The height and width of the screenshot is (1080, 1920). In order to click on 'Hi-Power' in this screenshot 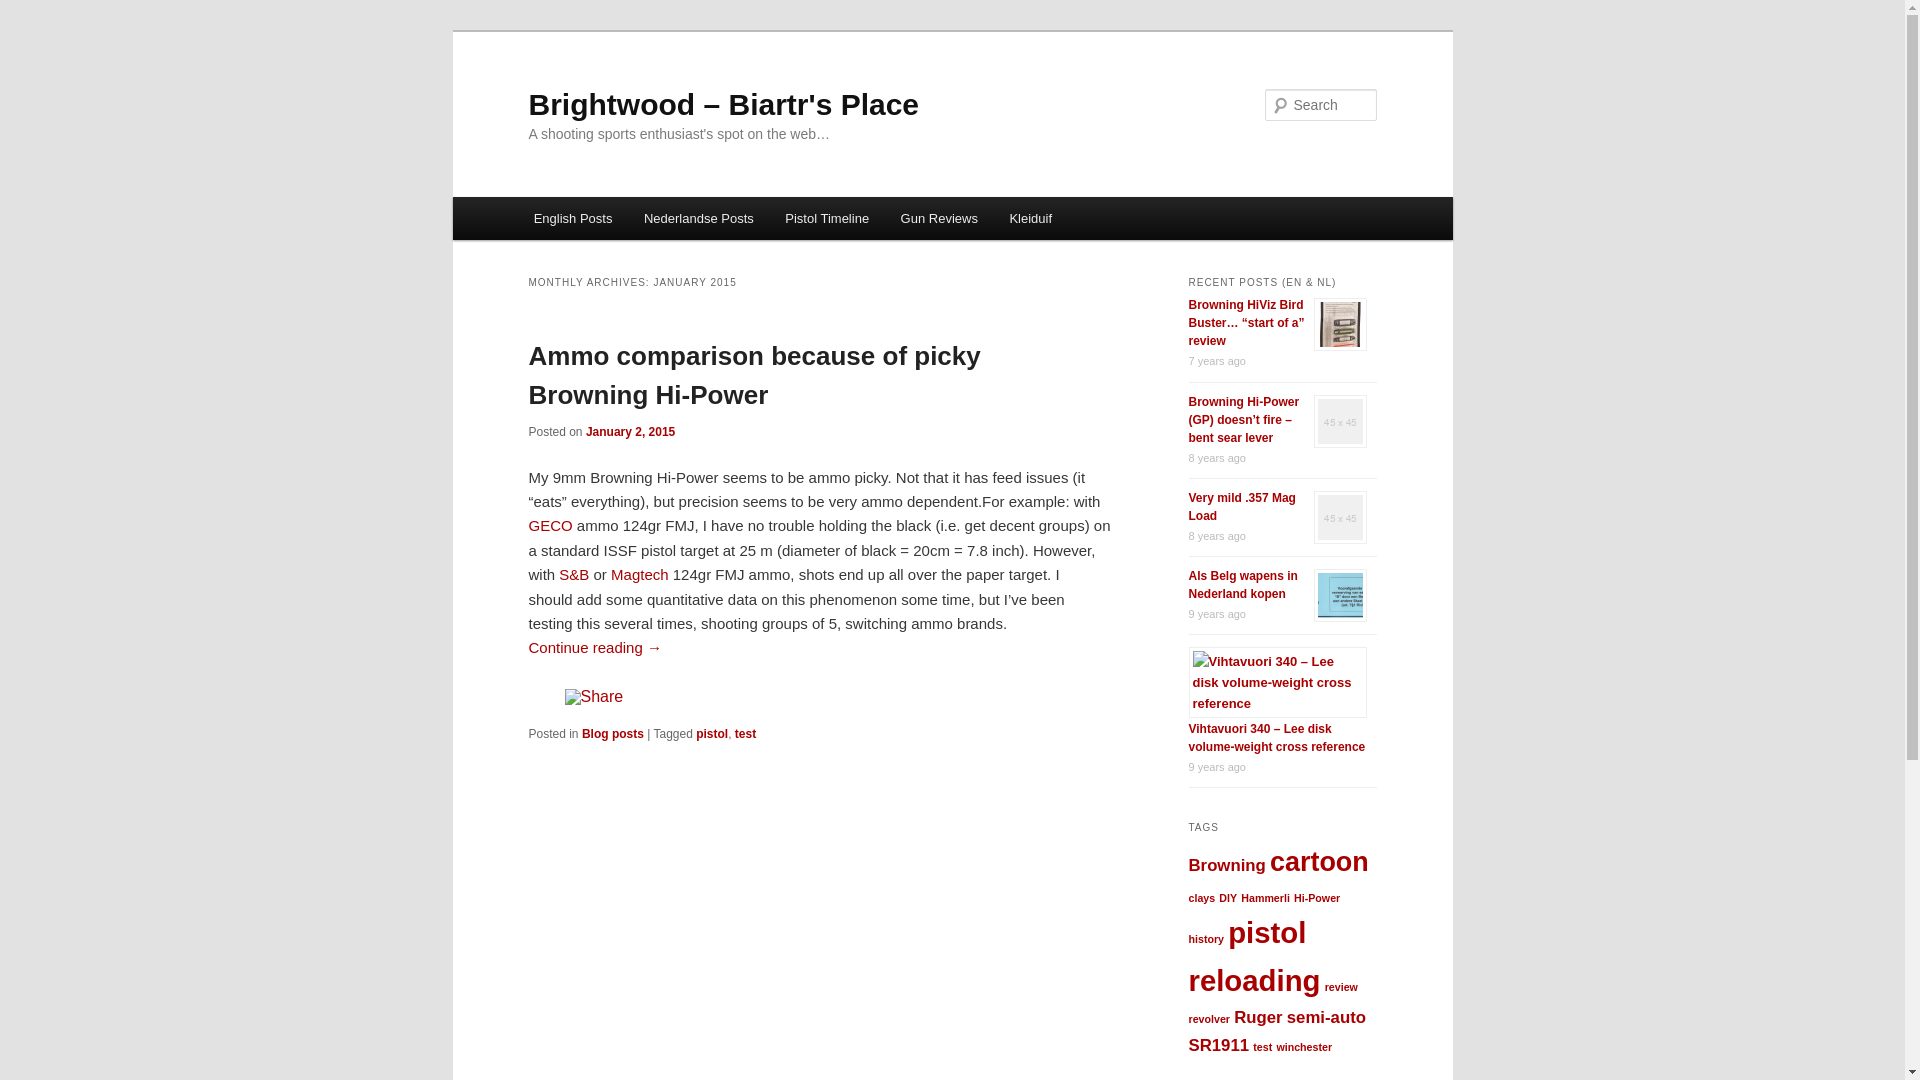, I will do `click(1316, 897)`.